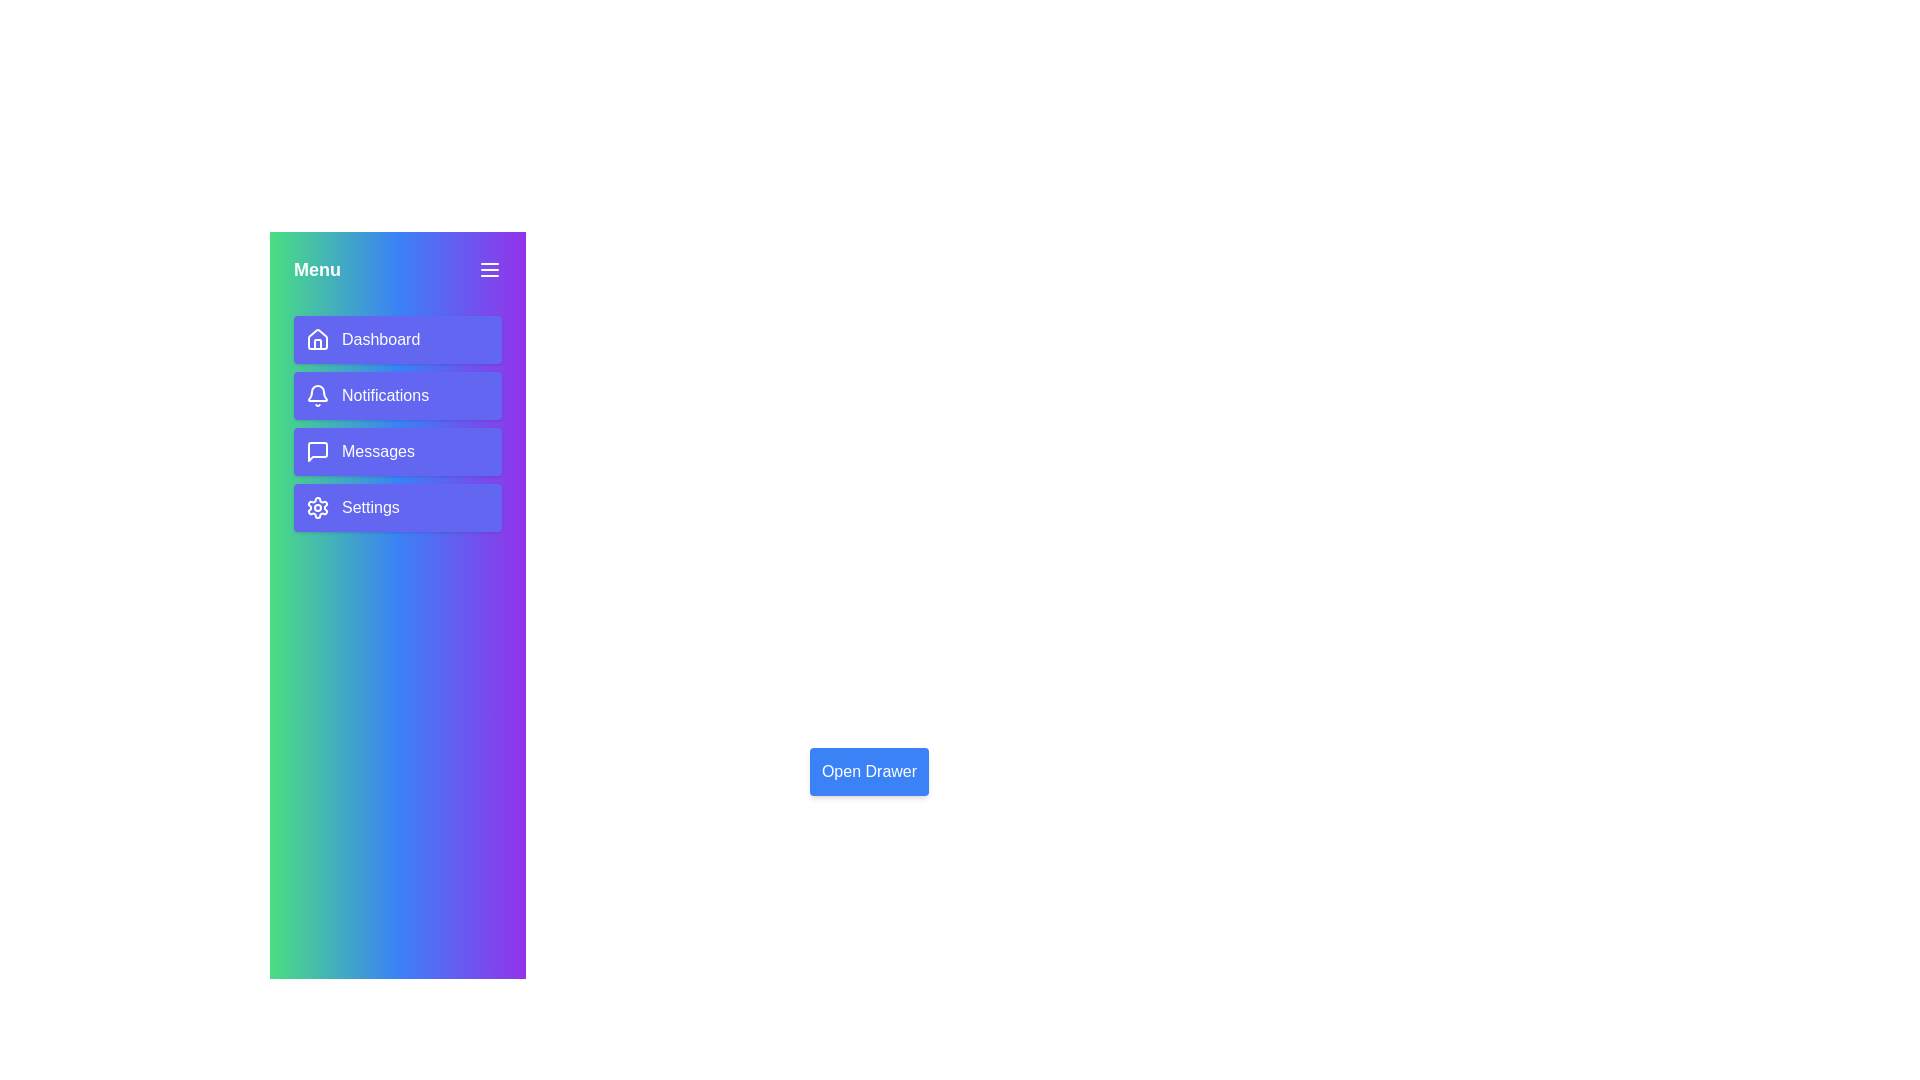  I want to click on the gradient background of the drawer to focus on its visual appearance, so click(398, 770).